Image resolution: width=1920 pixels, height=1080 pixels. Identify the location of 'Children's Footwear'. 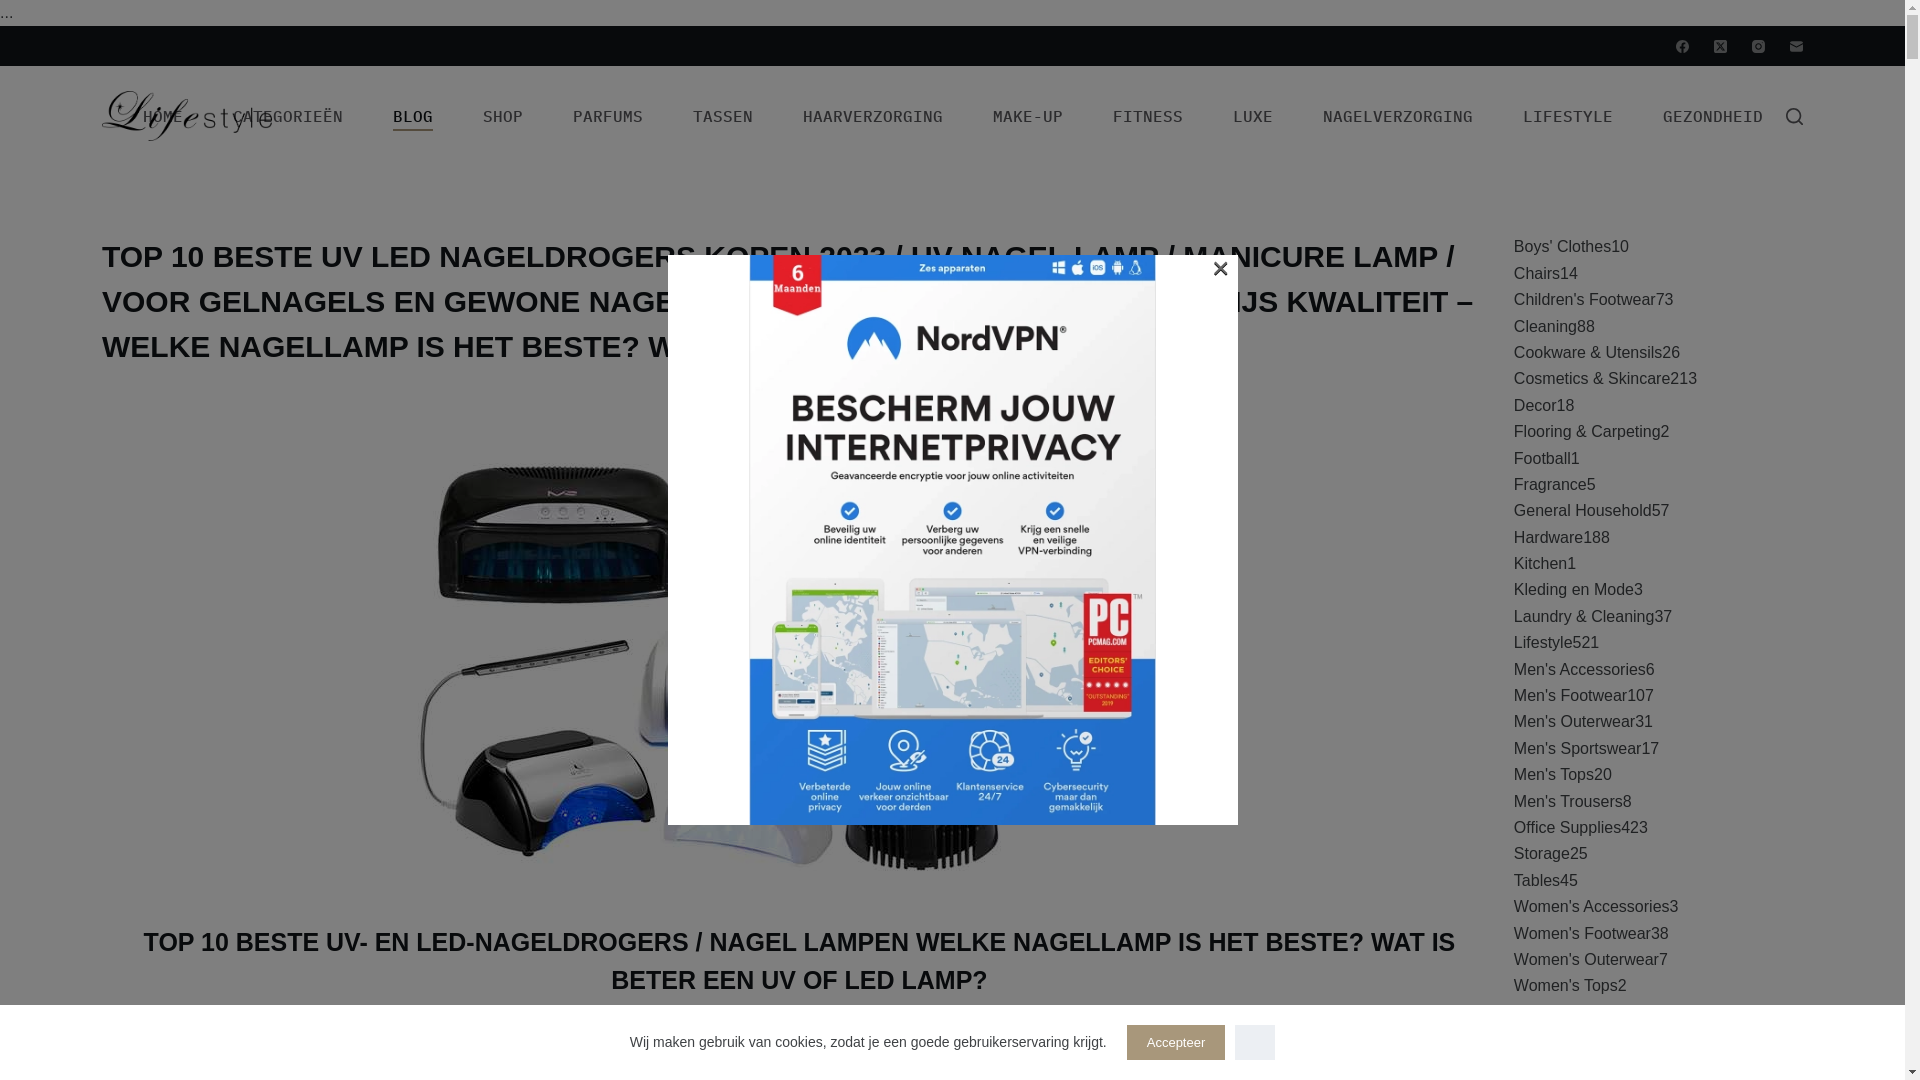
(1583, 299).